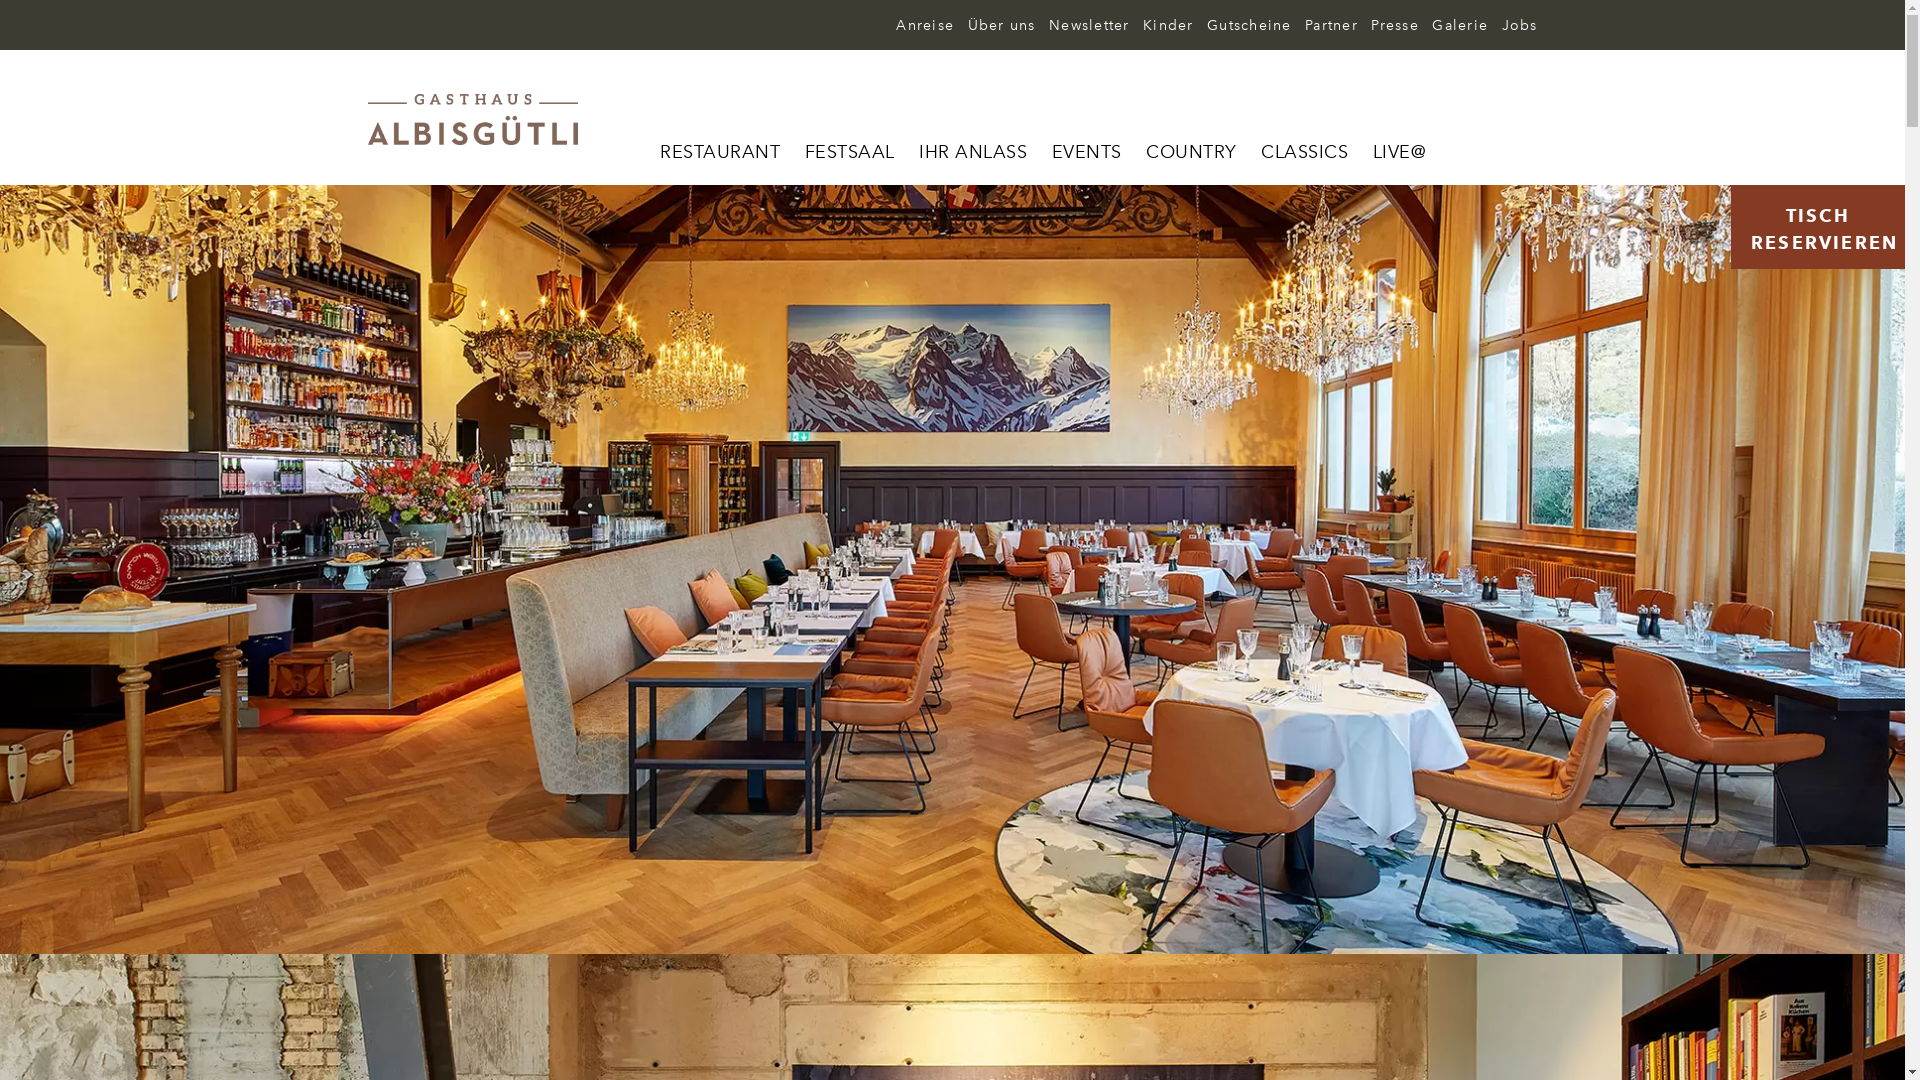 The height and width of the screenshot is (1080, 1920). I want to click on 'Newsletter', so click(1083, 26).